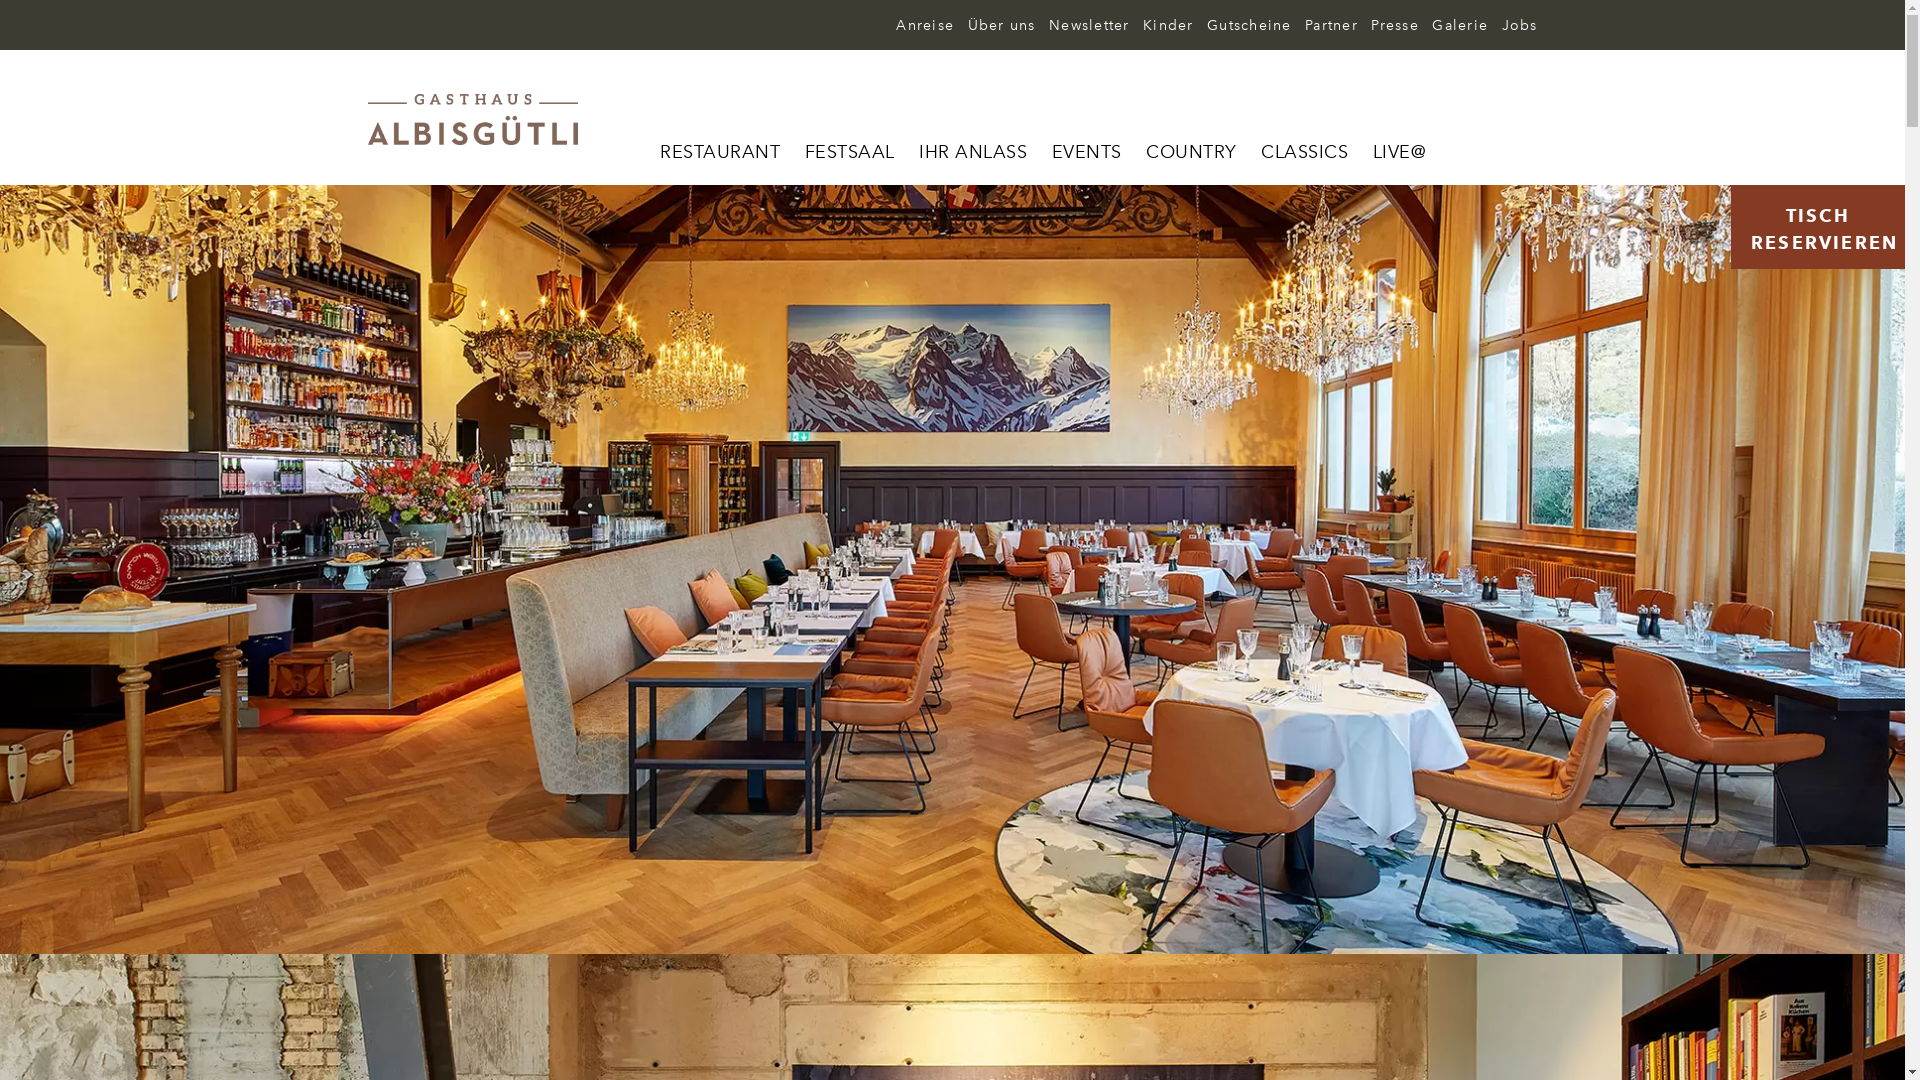 The height and width of the screenshot is (1080, 1920). I want to click on 'Newsletter', so click(1083, 26).